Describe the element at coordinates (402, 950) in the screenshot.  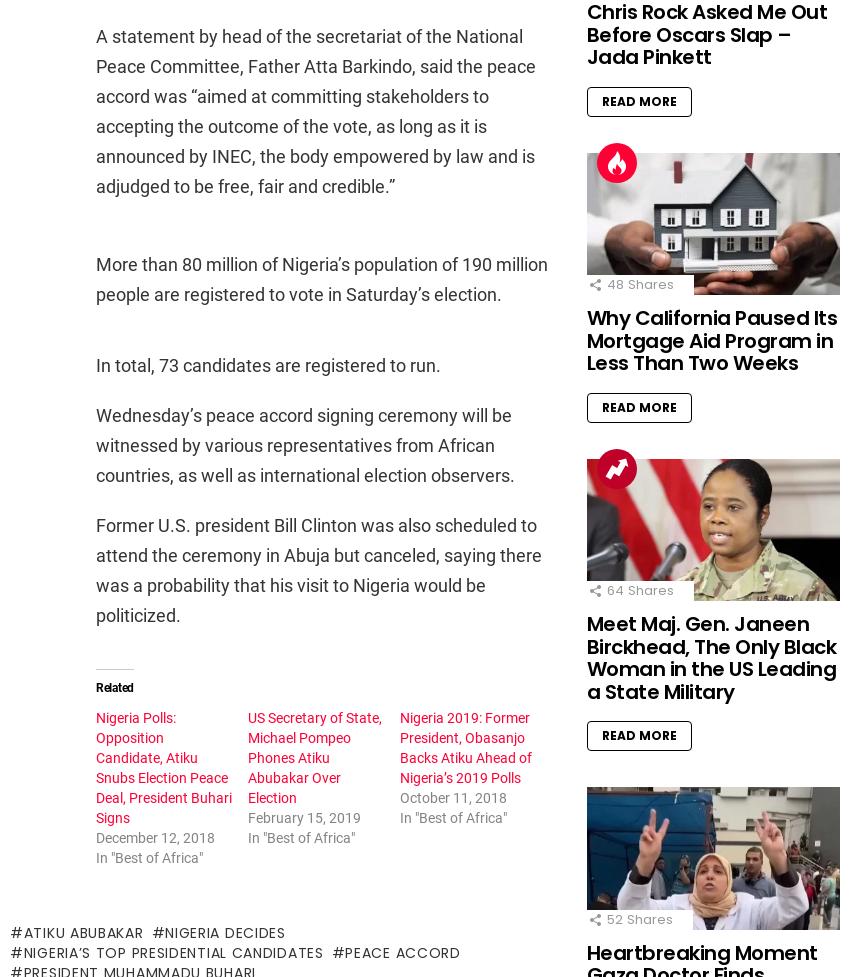
I see `'Peace Accord'` at that location.